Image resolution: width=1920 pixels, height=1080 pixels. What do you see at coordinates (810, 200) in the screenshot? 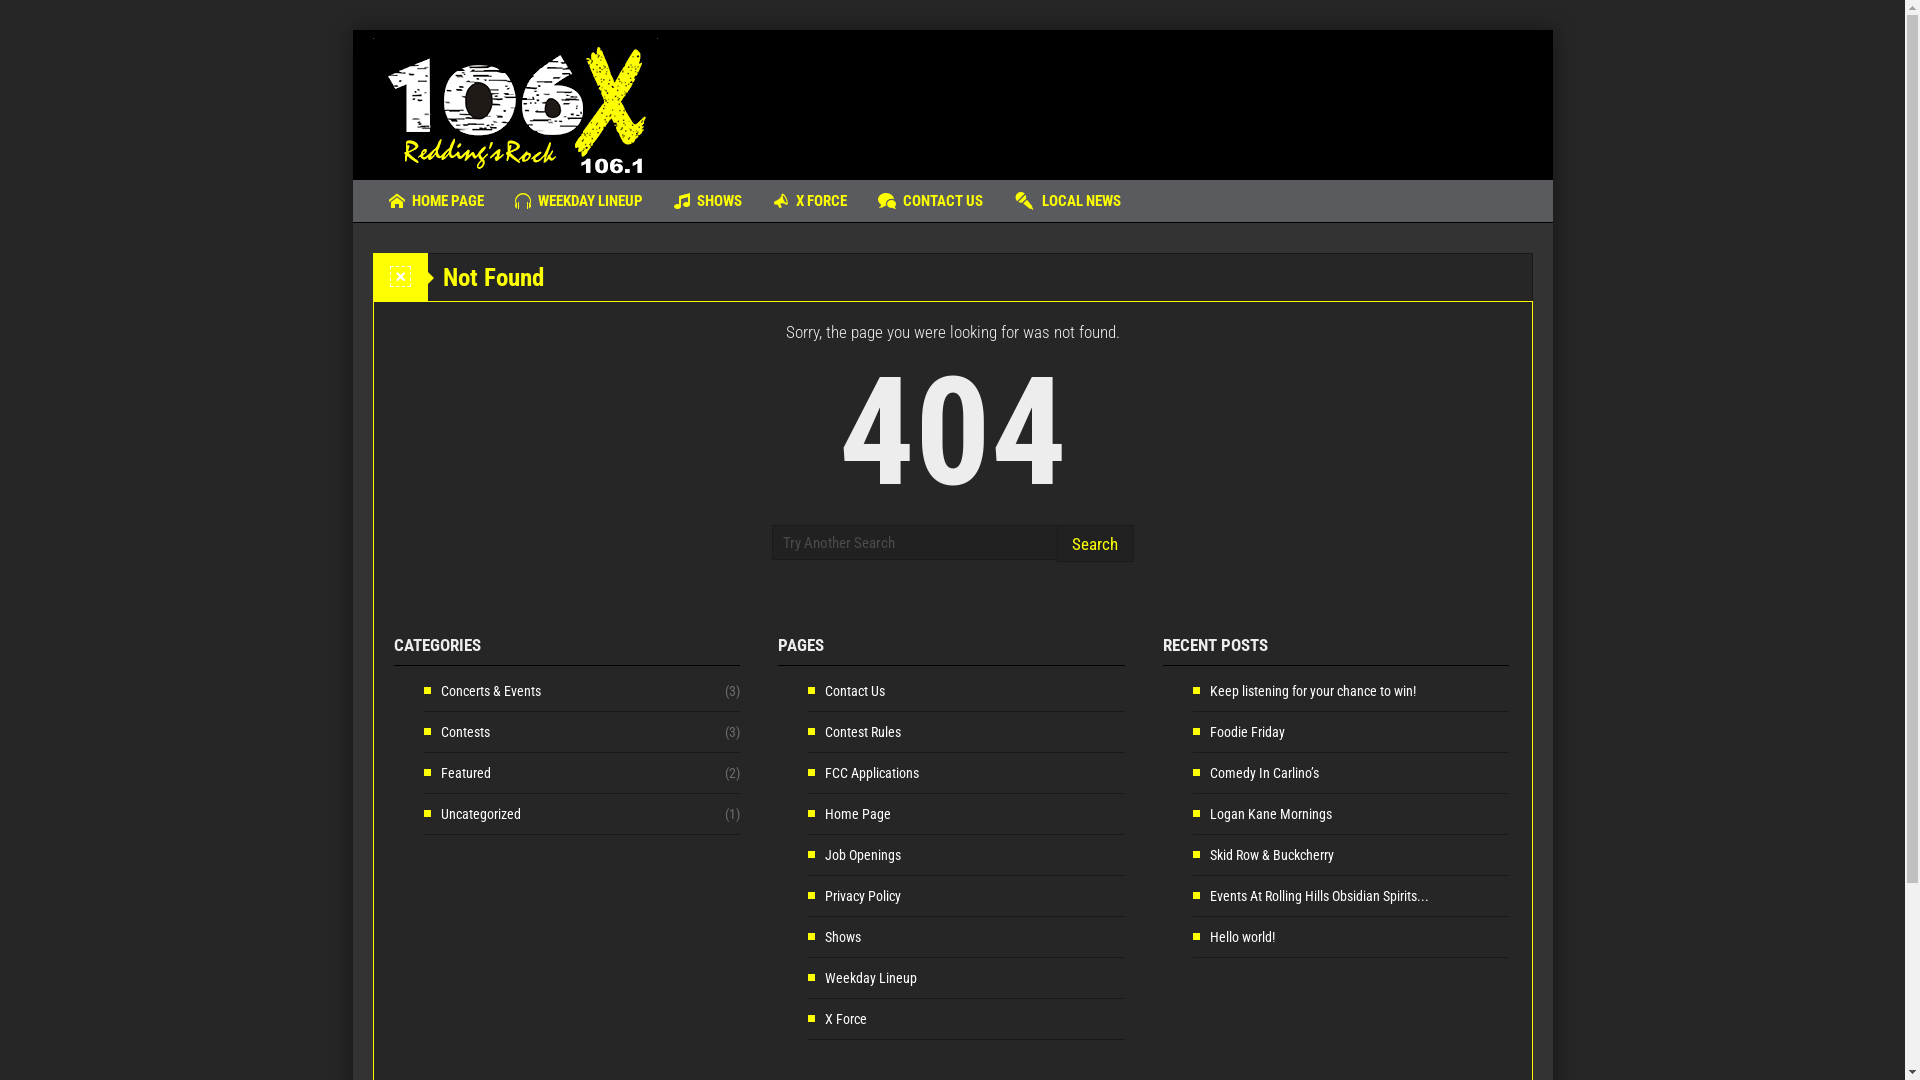
I see `'X FORCE'` at bounding box center [810, 200].